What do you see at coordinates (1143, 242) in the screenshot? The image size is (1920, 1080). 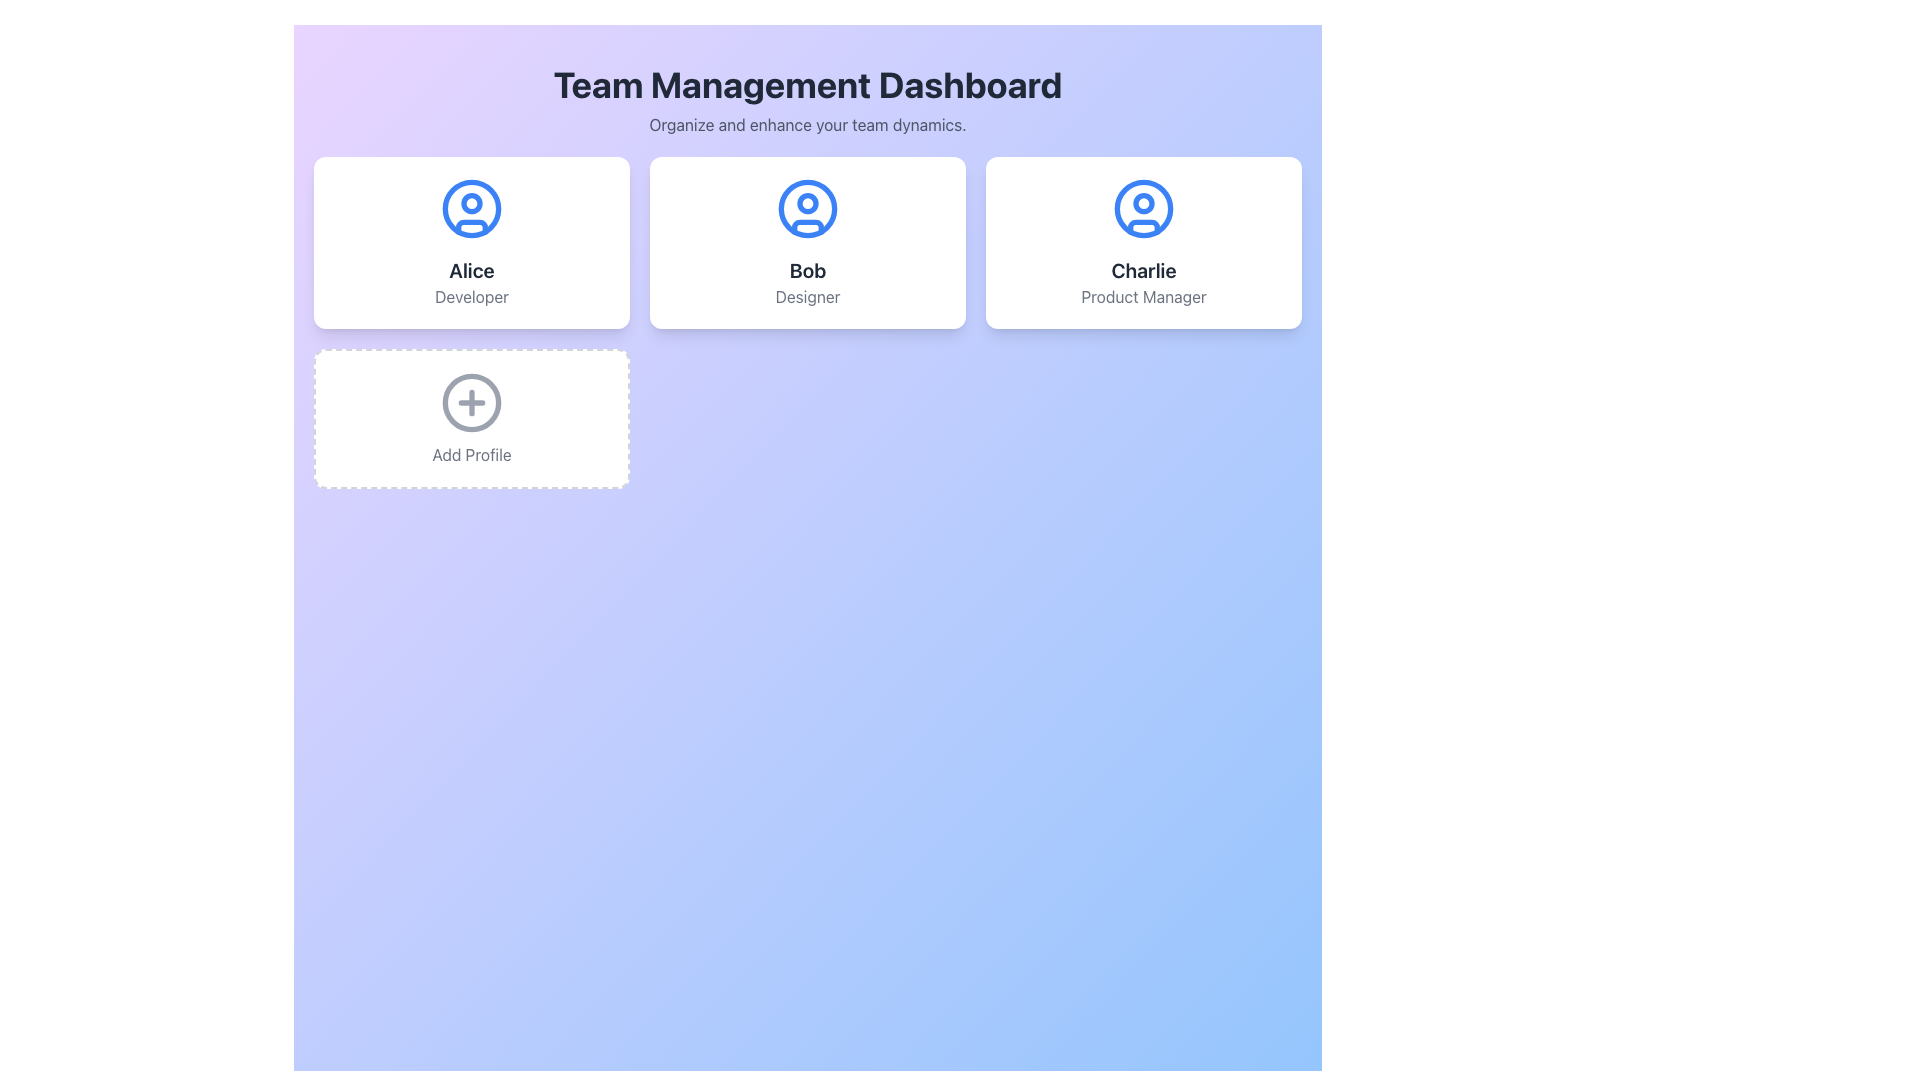 I see `the Profile card featuring the icon of a person, the name 'Charlie' in bold, and the title 'Product Manager'` at bounding box center [1143, 242].